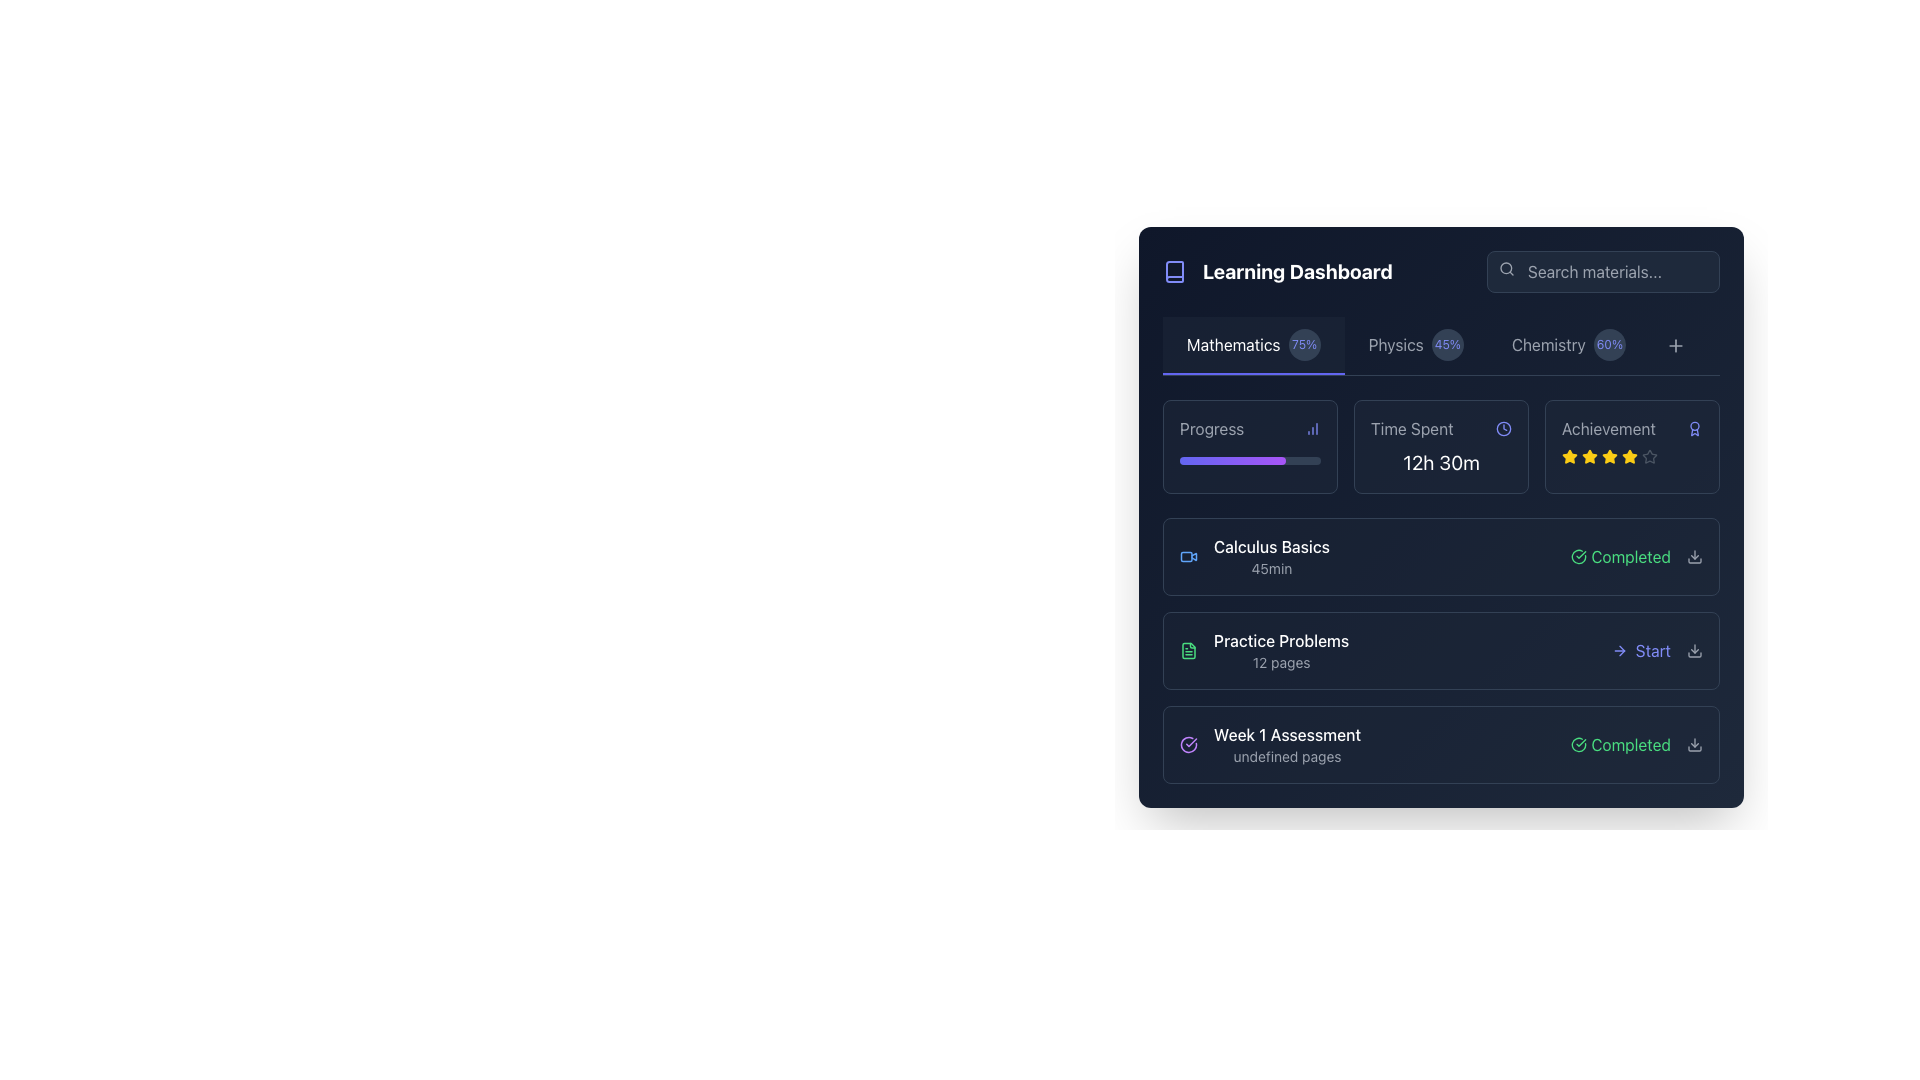 Image resolution: width=1920 pixels, height=1080 pixels. What do you see at coordinates (1189, 651) in the screenshot?
I see `the small, green-outlined file icon located to the left of the text 'Practice Problems' and '12 pages'` at bounding box center [1189, 651].